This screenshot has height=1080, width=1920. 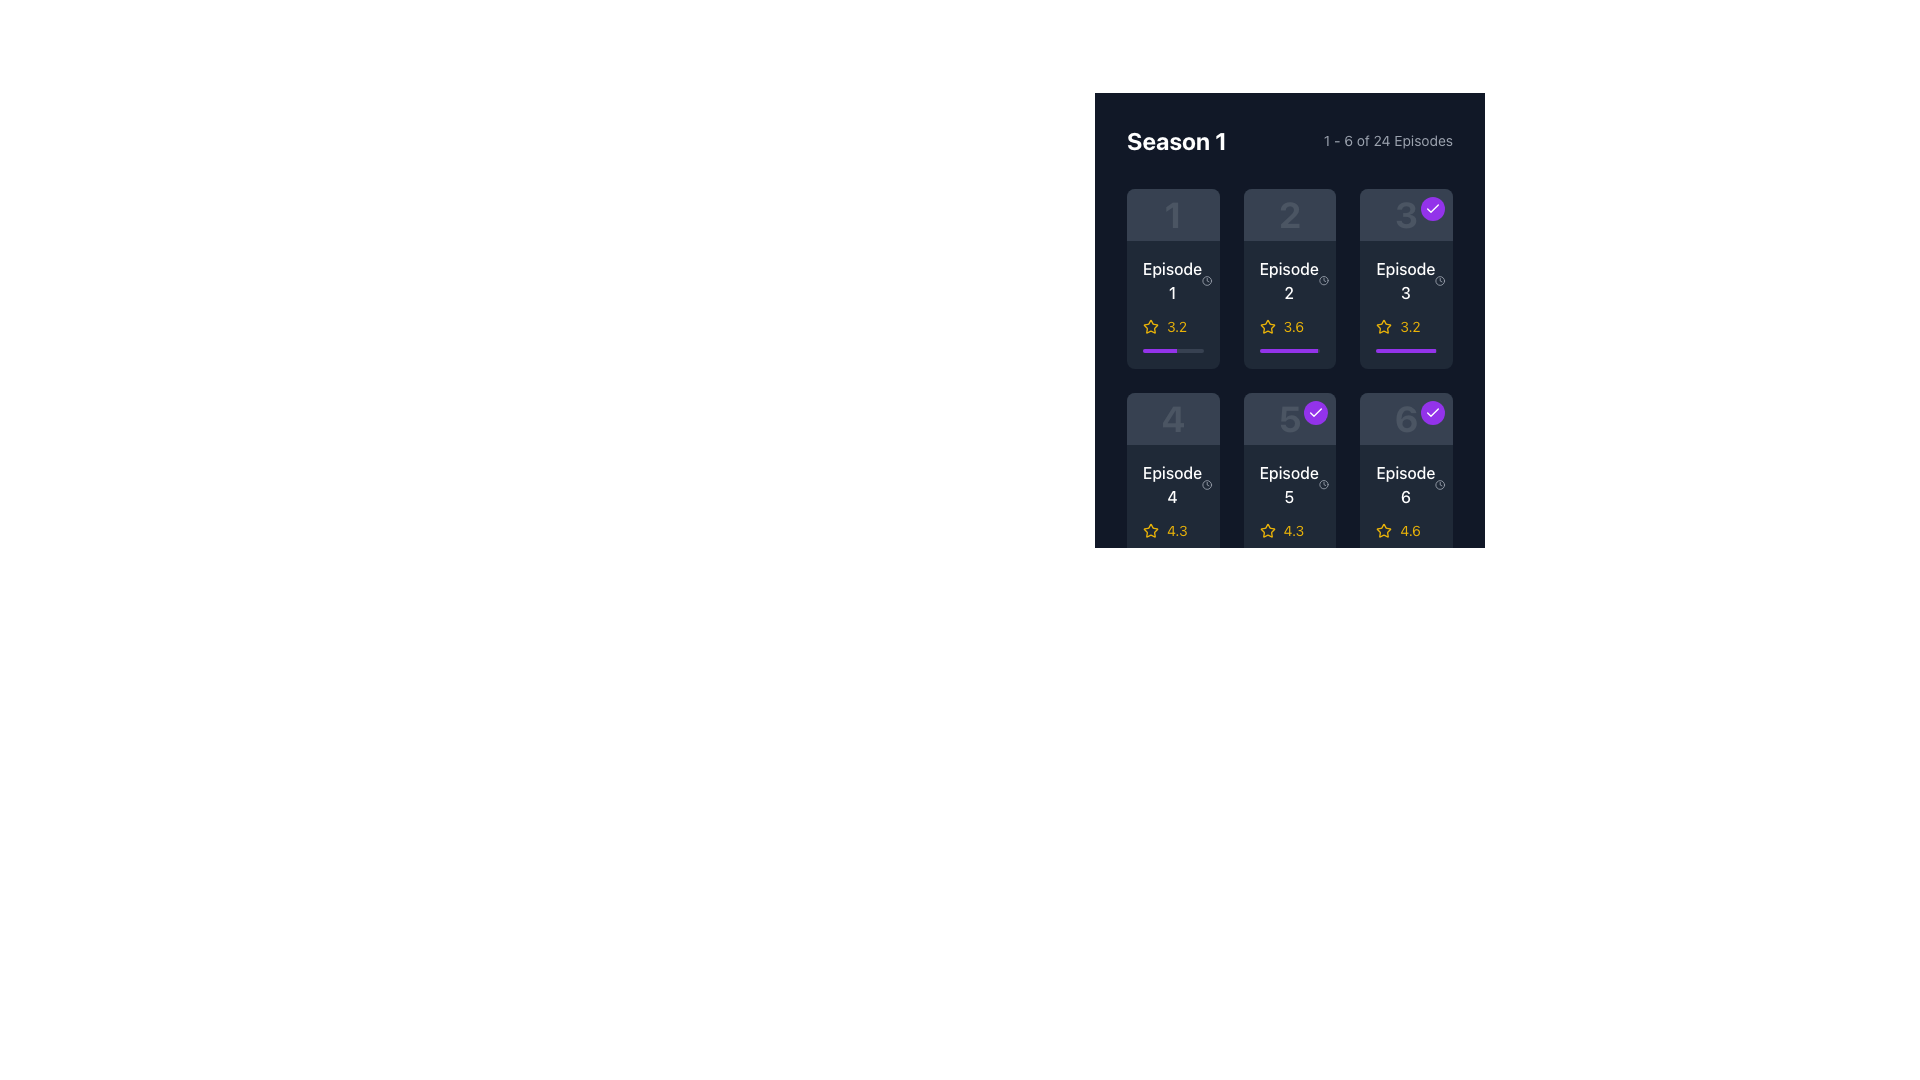 What do you see at coordinates (1151, 326) in the screenshot?
I see `the yellow star icon indicating a rating, which is located in the top-left card of a 2x3 grid layout under the 'Season 1' header` at bounding box center [1151, 326].